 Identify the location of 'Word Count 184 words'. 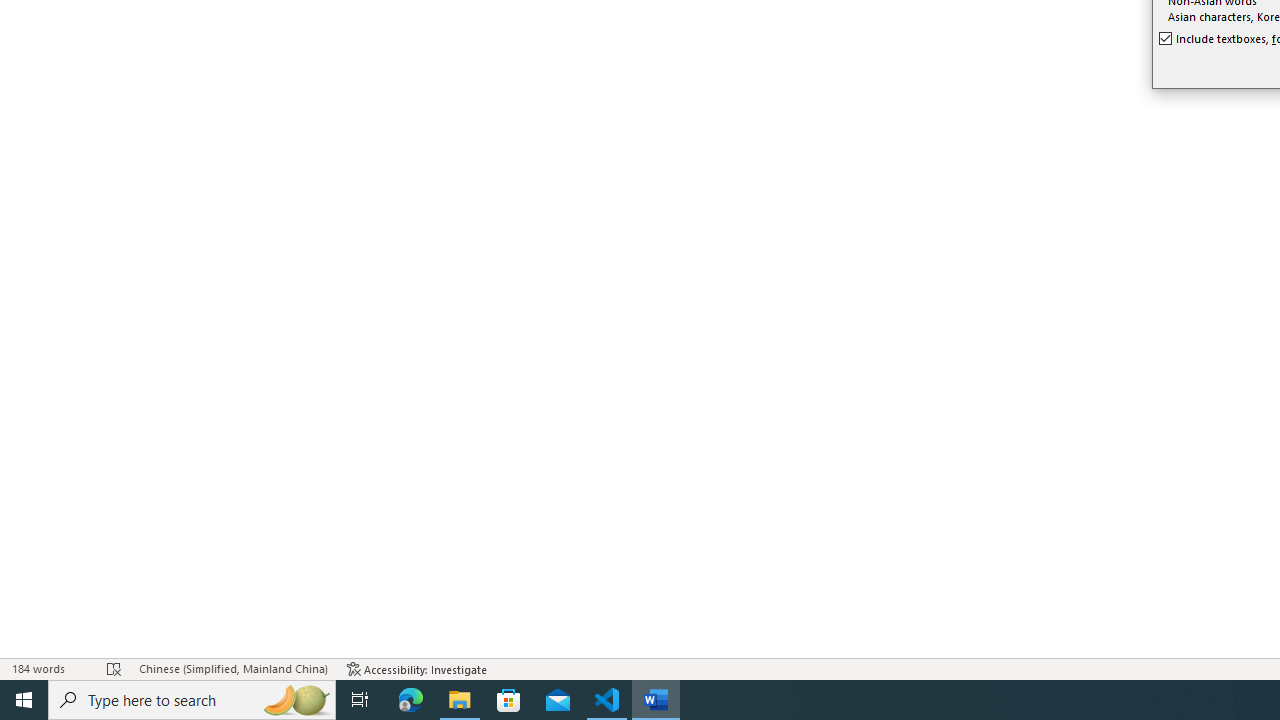
(49, 669).